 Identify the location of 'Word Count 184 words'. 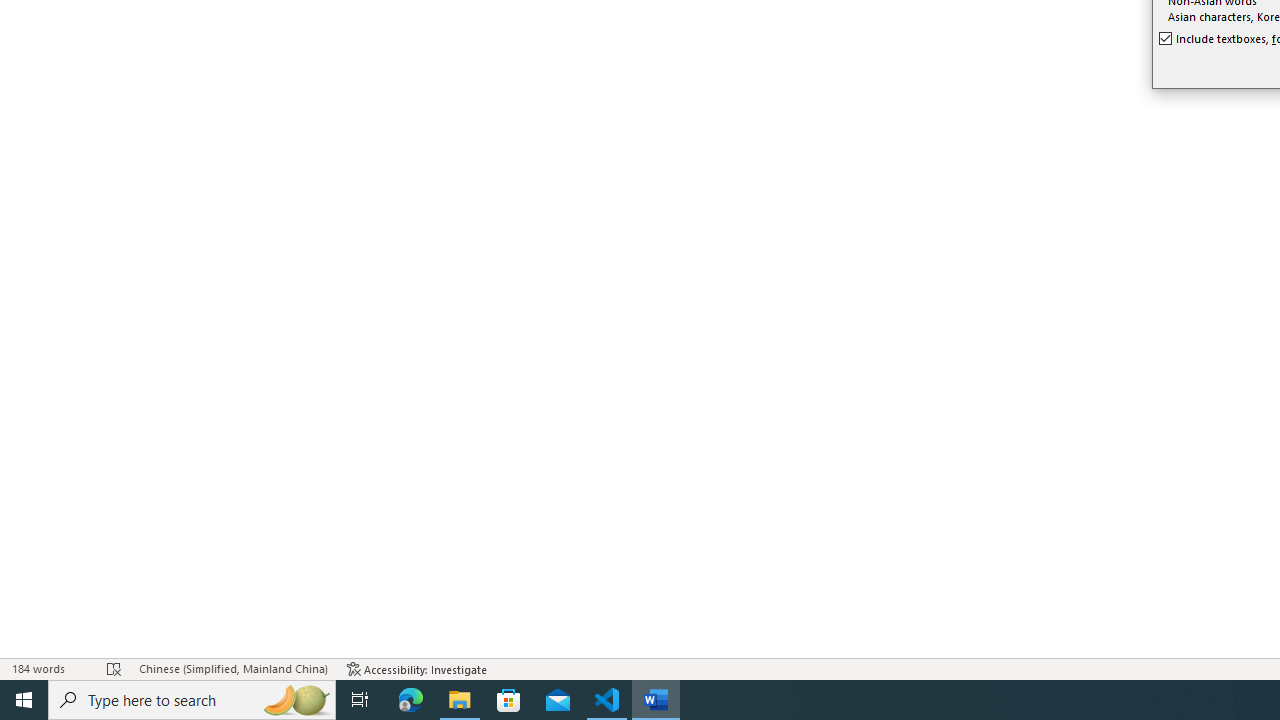
(49, 669).